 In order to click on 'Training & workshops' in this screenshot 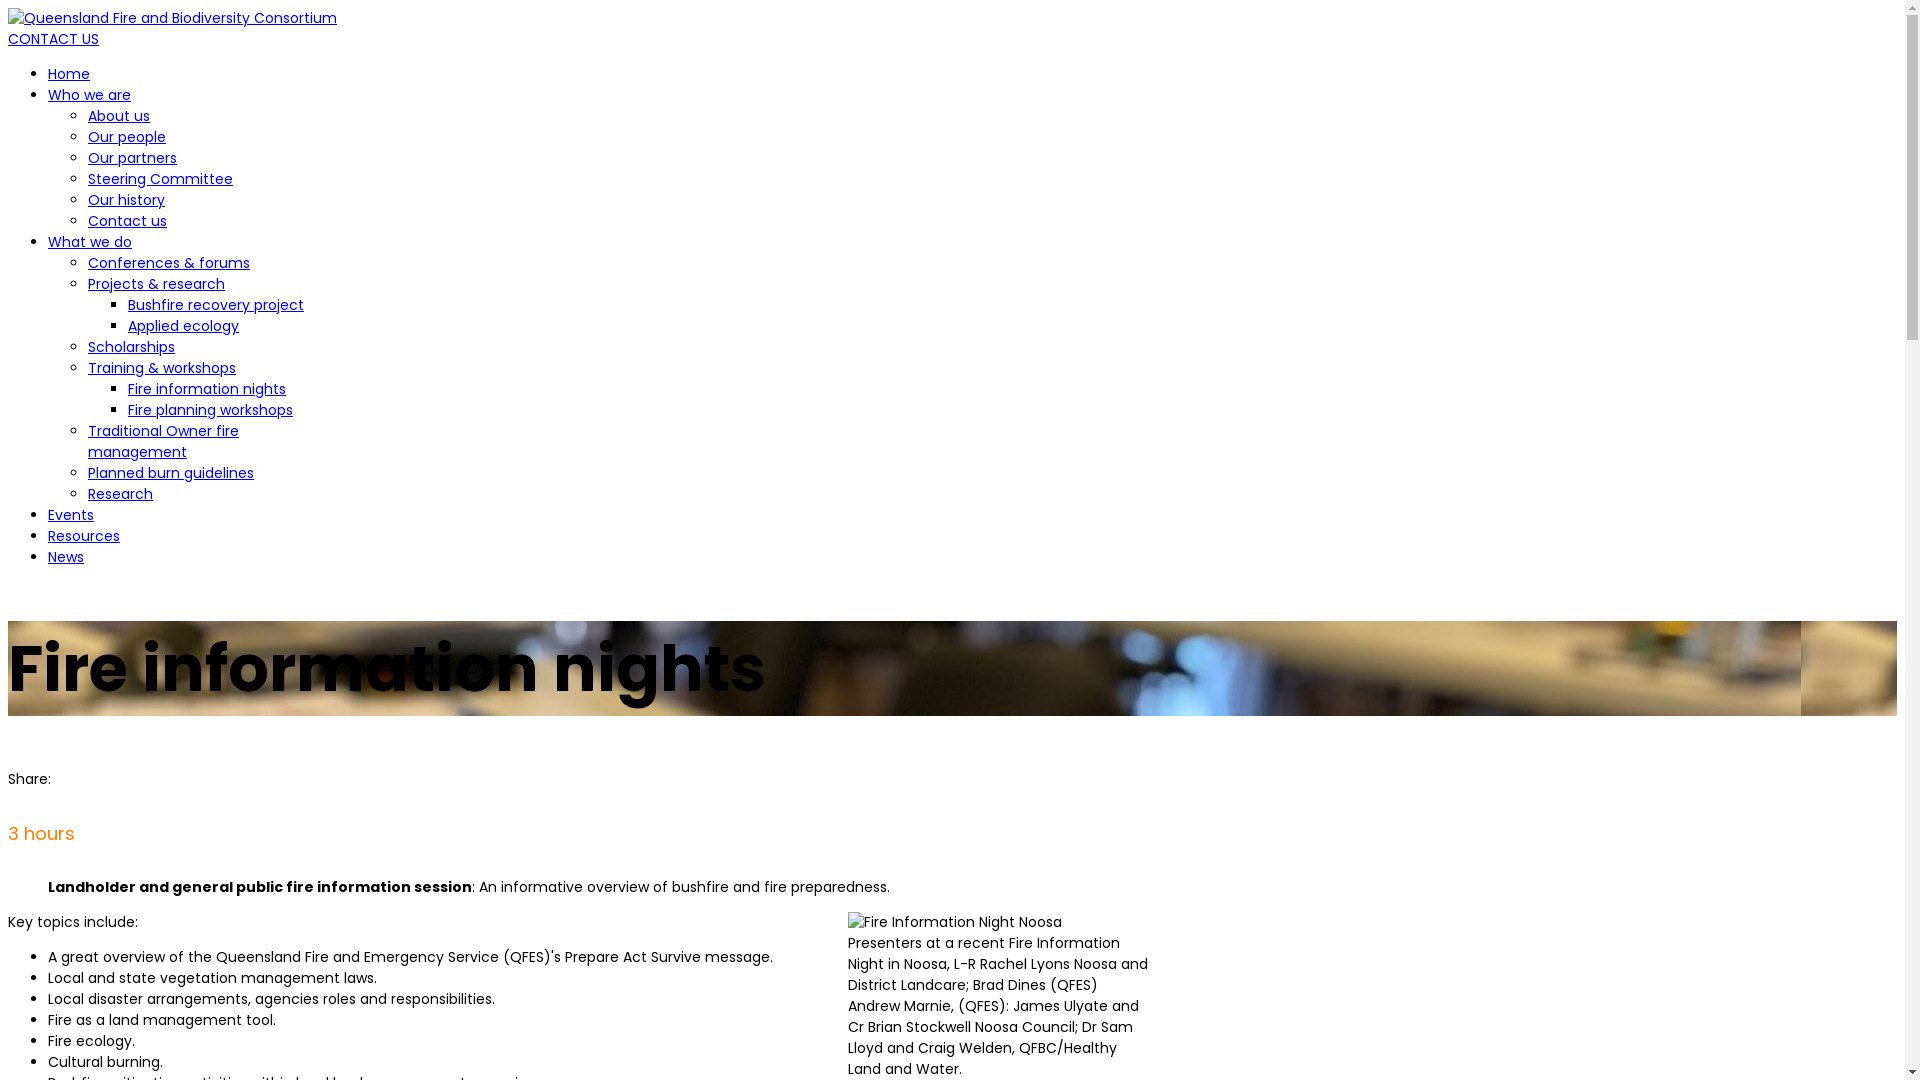, I will do `click(162, 367)`.